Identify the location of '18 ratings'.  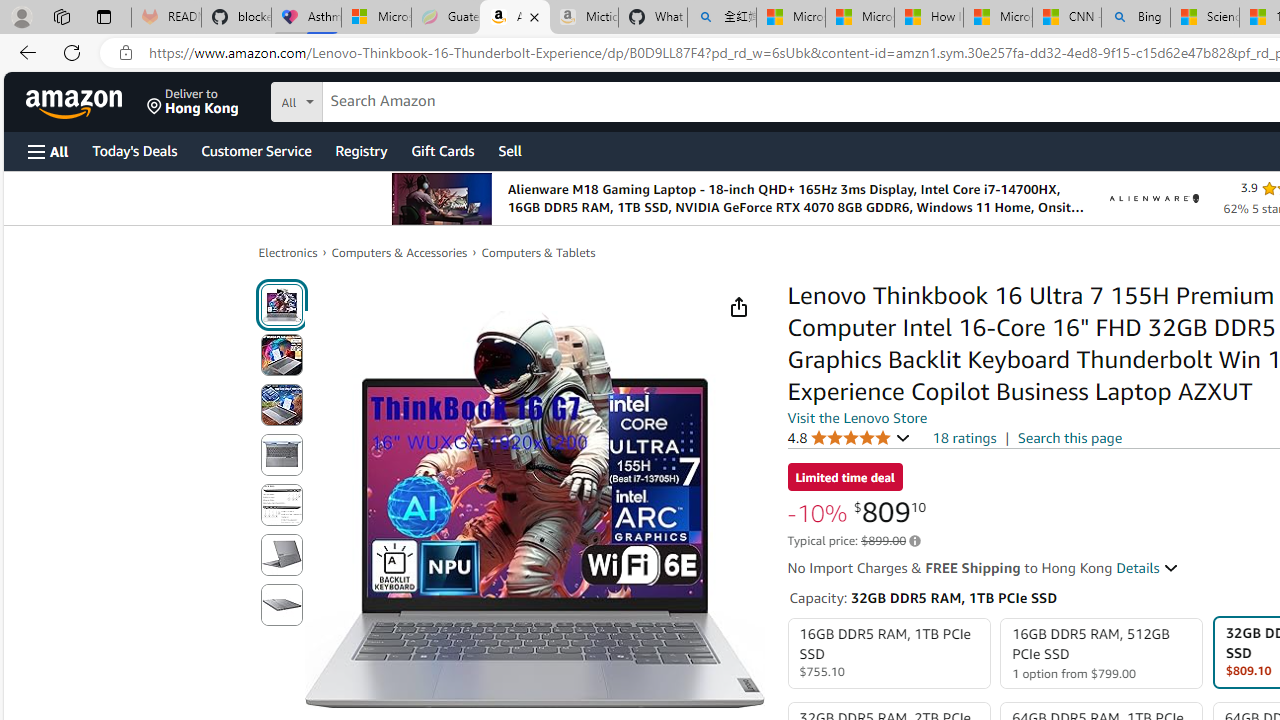
(964, 437).